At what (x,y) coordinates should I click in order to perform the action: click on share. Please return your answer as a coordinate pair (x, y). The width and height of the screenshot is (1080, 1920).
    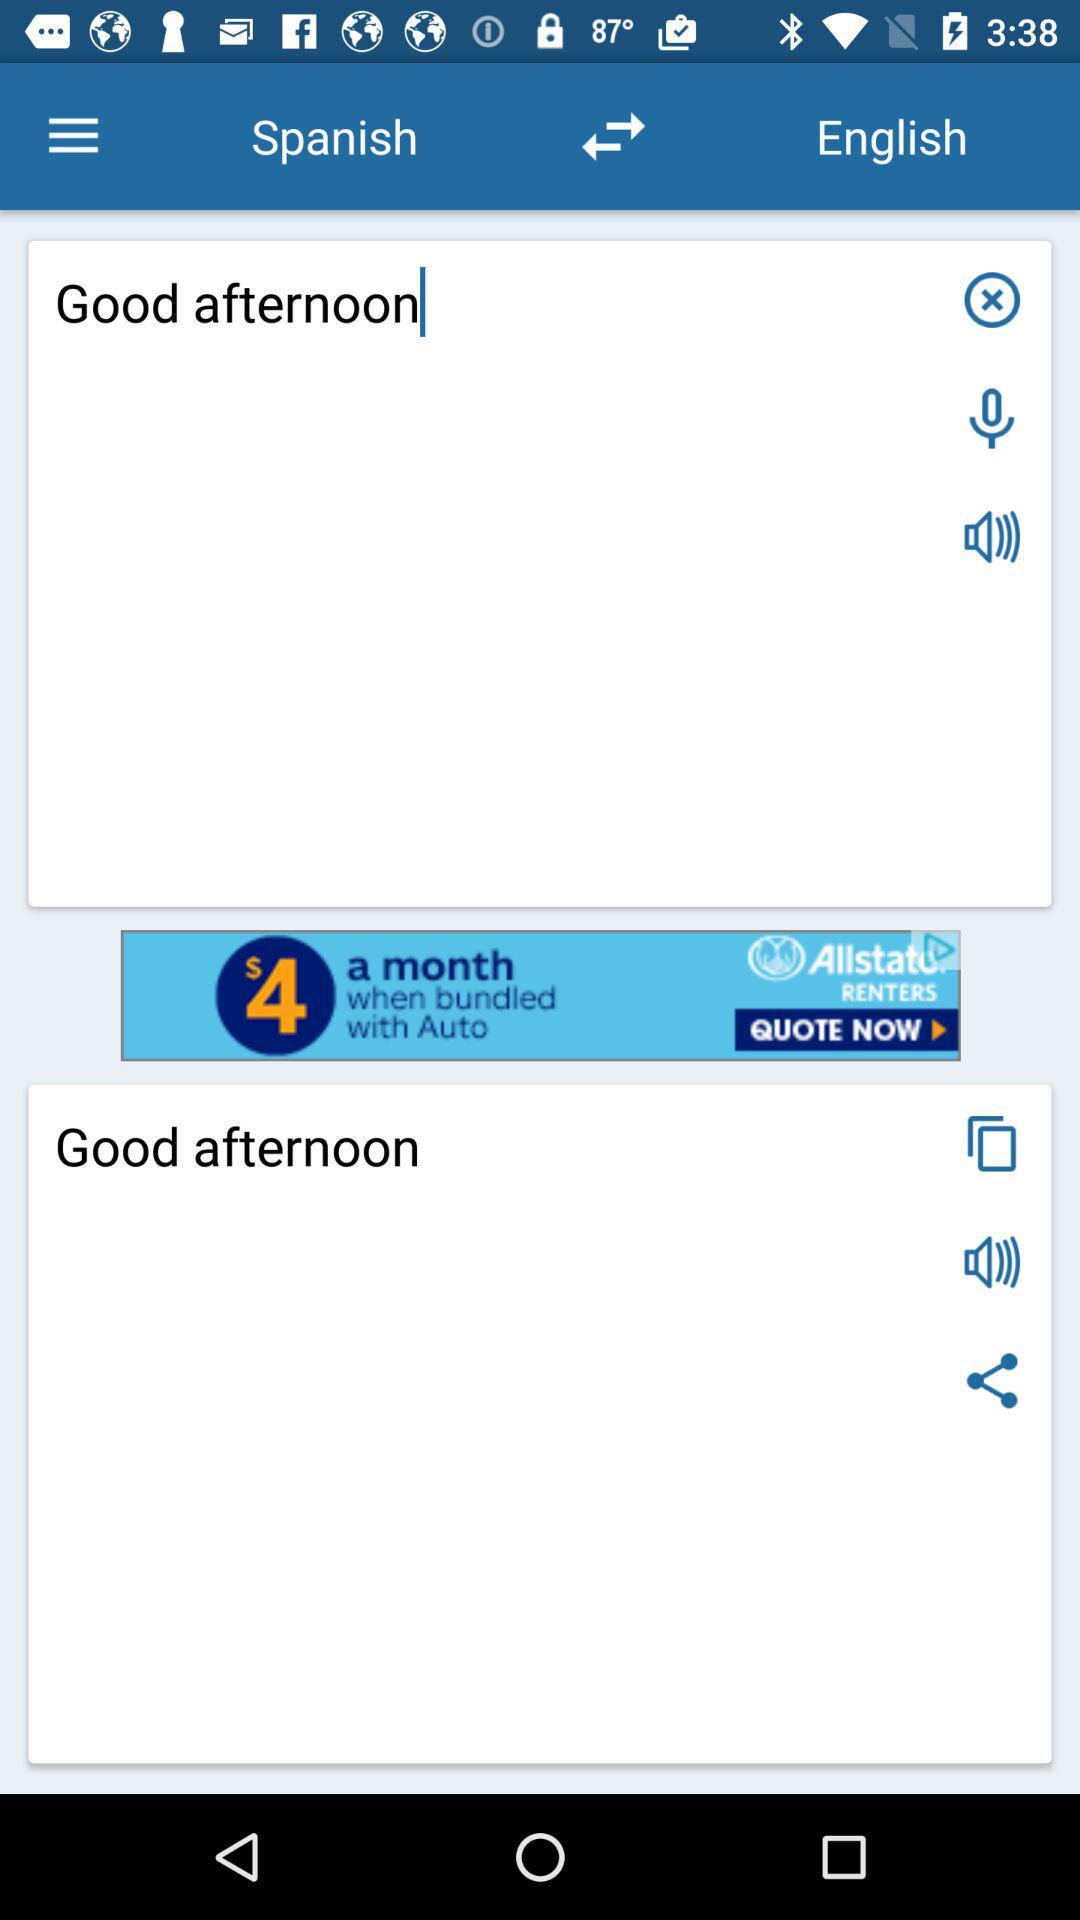
    Looking at the image, I should click on (992, 1379).